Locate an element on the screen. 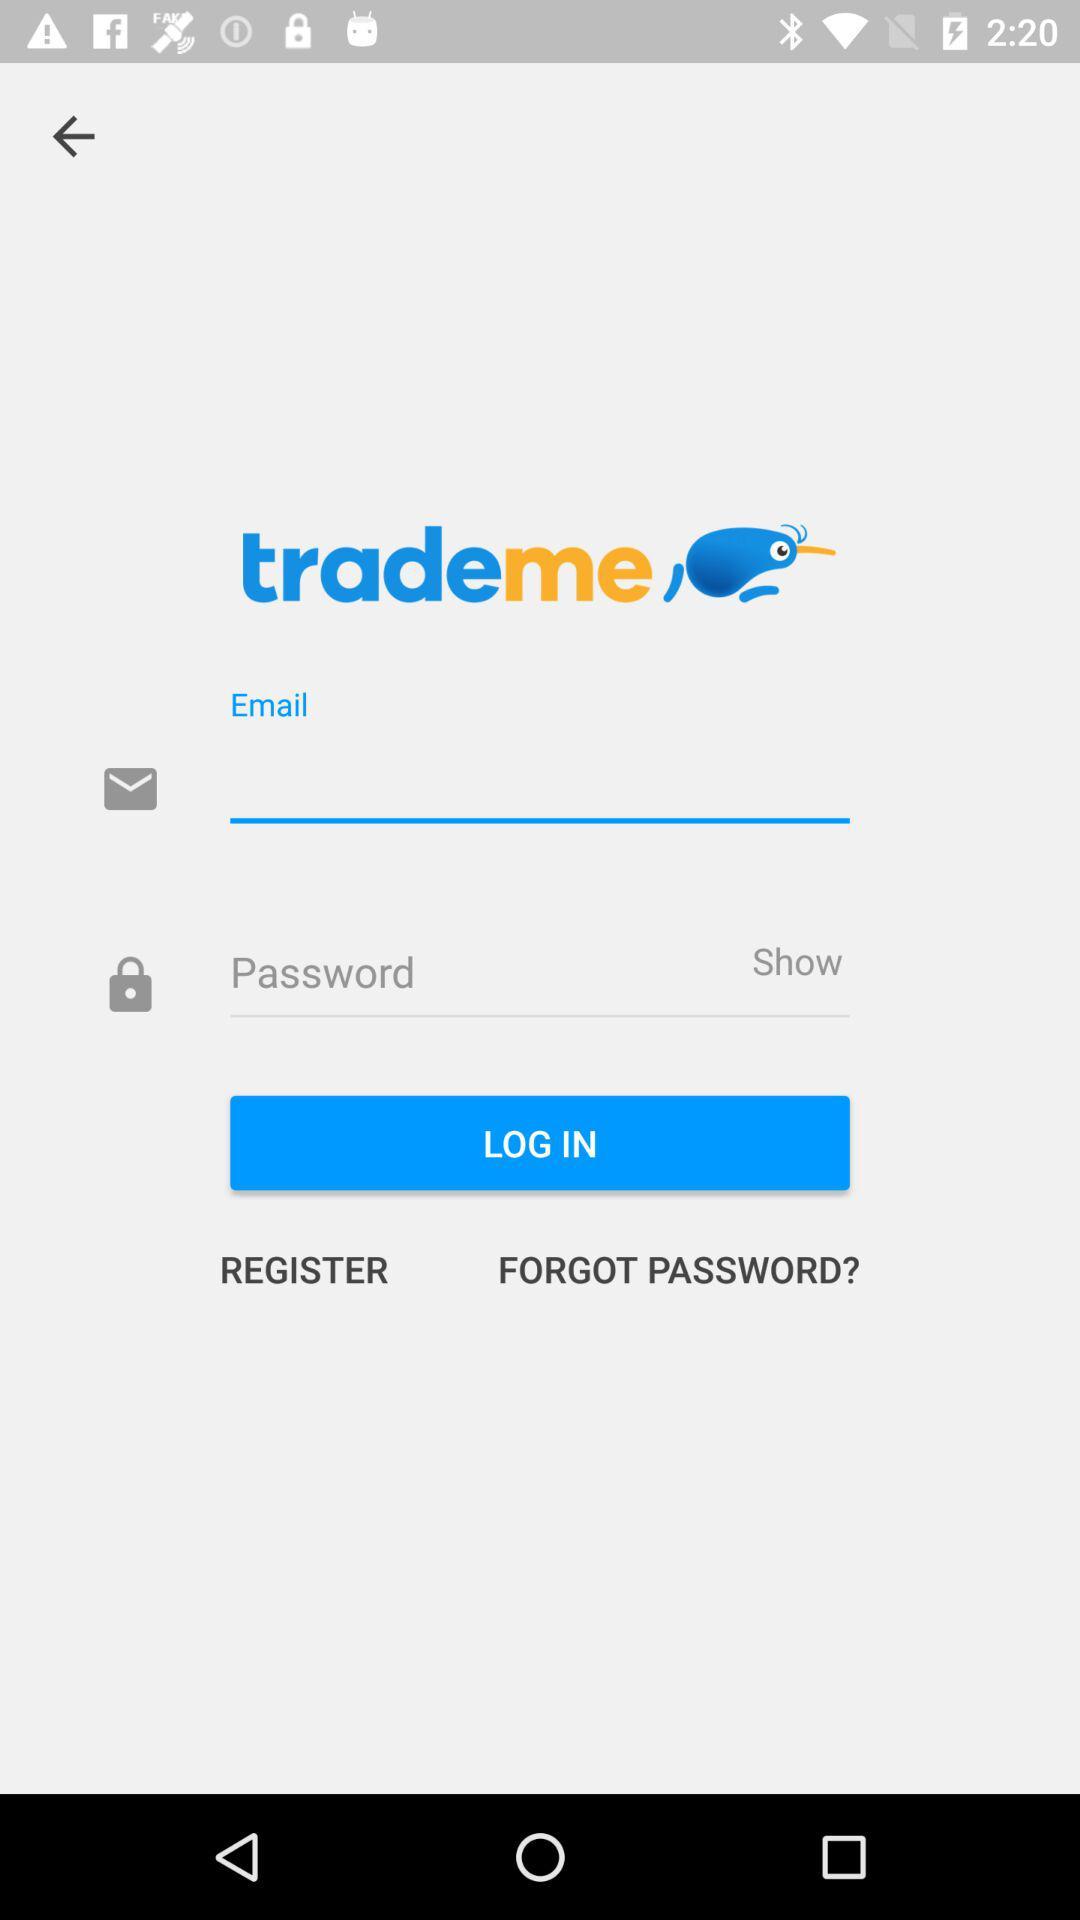 Image resolution: width=1080 pixels, height=1920 pixels. register icon is located at coordinates (324, 1267).